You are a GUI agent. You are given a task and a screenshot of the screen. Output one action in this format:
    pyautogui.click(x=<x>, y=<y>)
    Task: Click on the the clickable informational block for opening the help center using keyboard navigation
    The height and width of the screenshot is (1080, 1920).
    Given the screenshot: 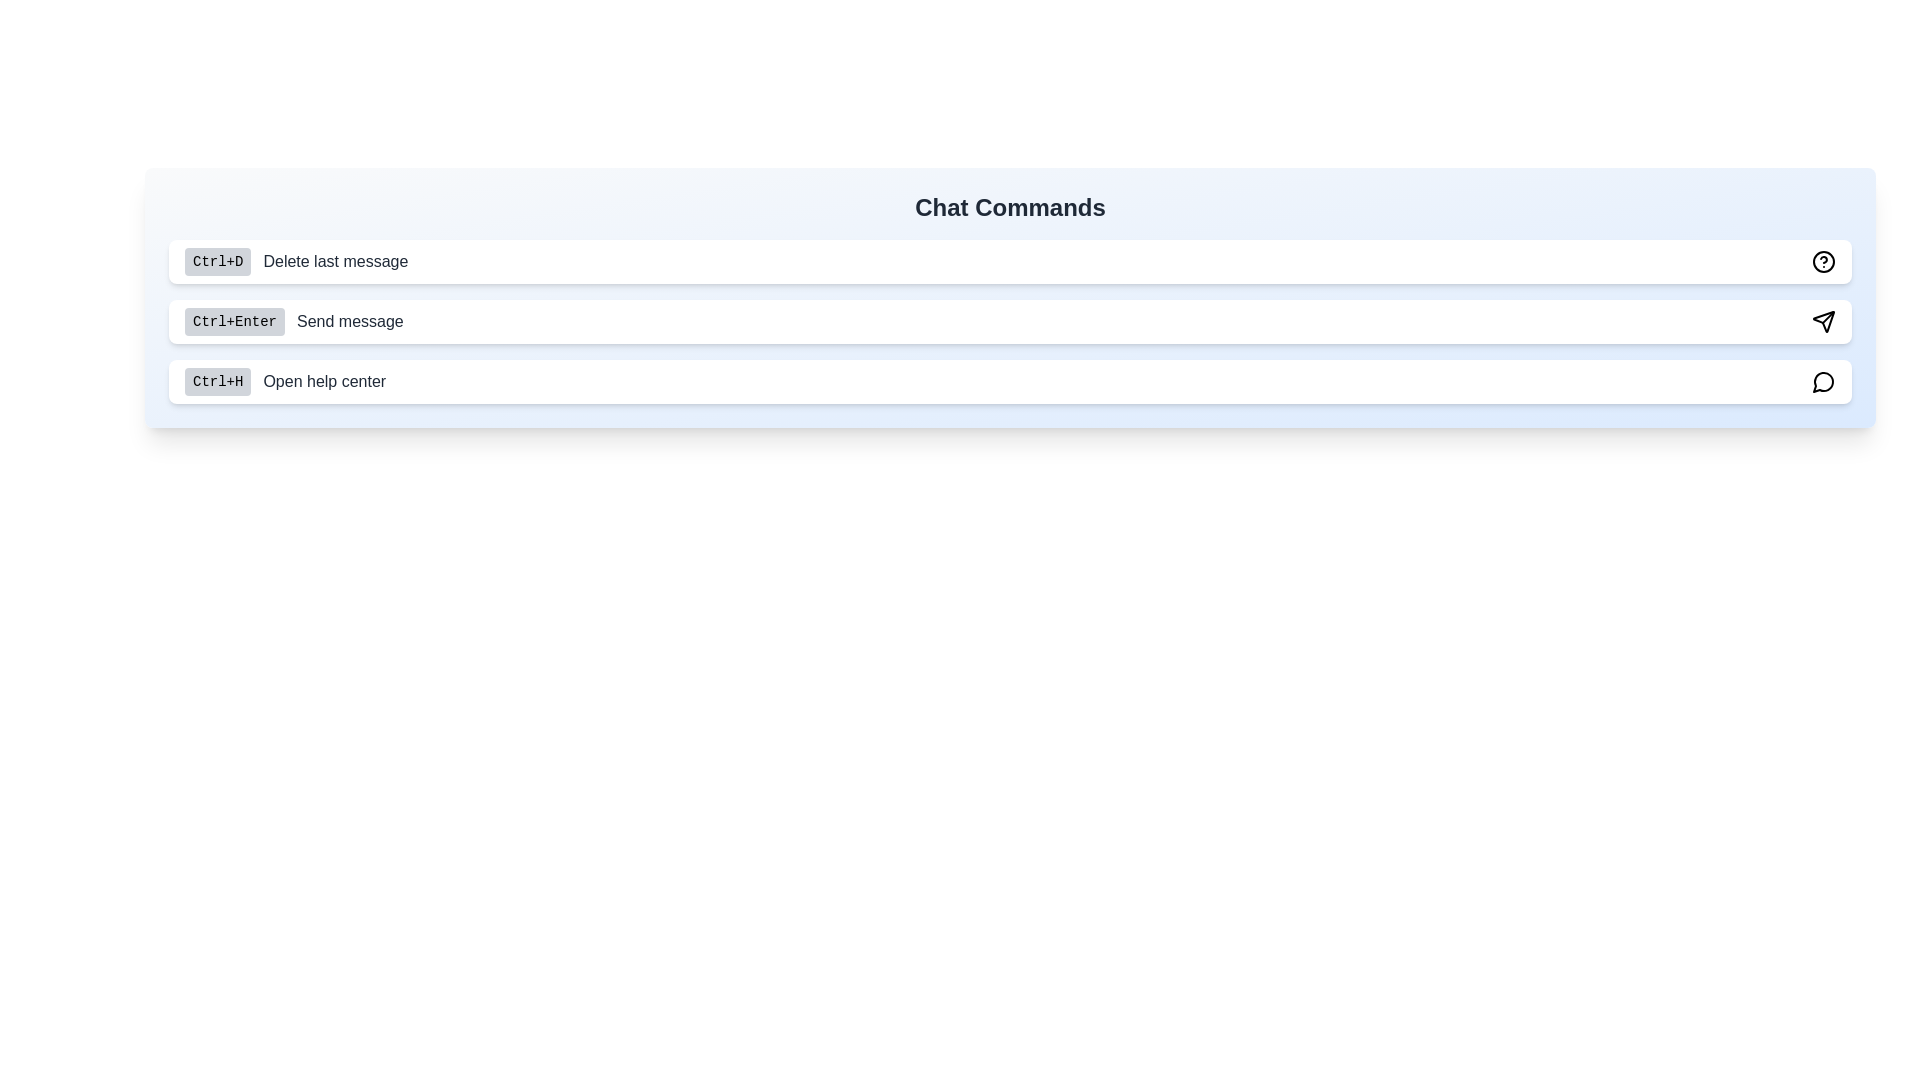 What is the action you would take?
    pyautogui.click(x=1010, y=381)
    